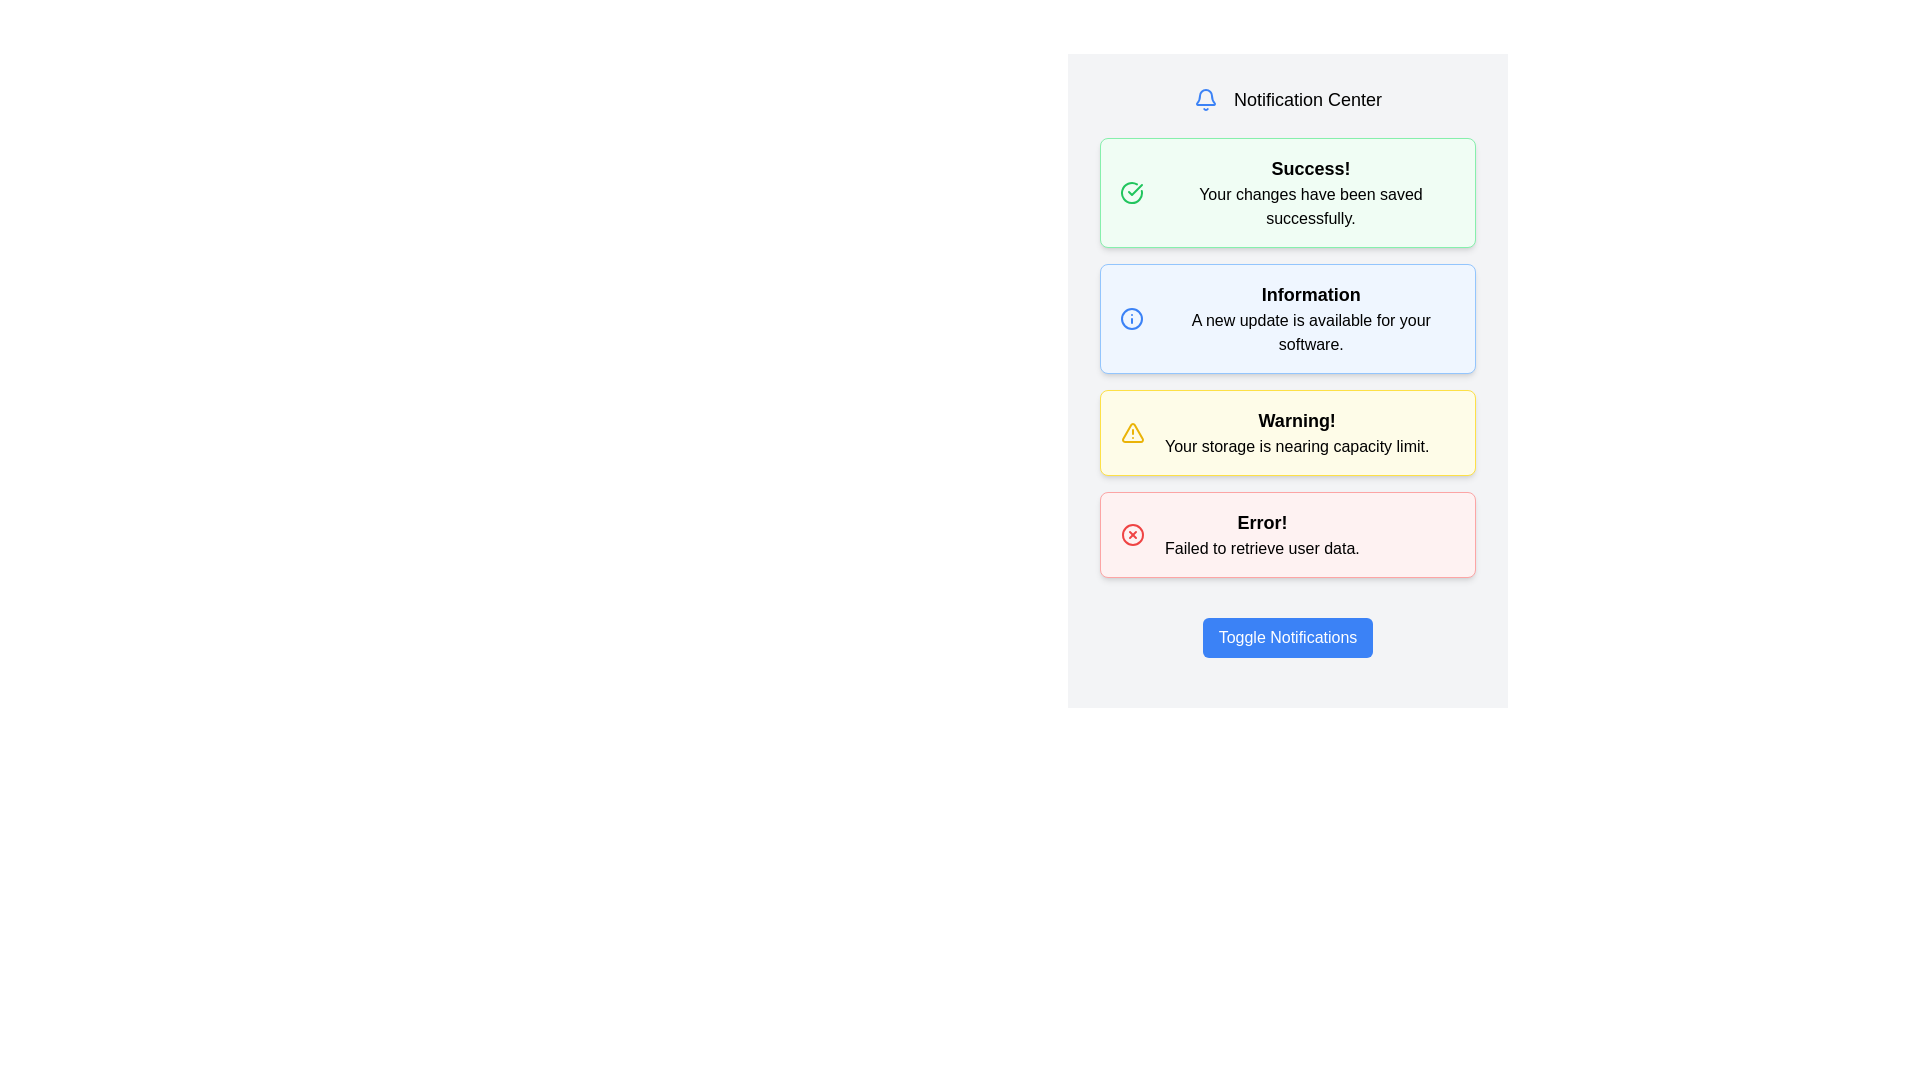  I want to click on the text display element that shows update availability notifications, located below the title 'Information' in the light blue notification card, so click(1311, 331).